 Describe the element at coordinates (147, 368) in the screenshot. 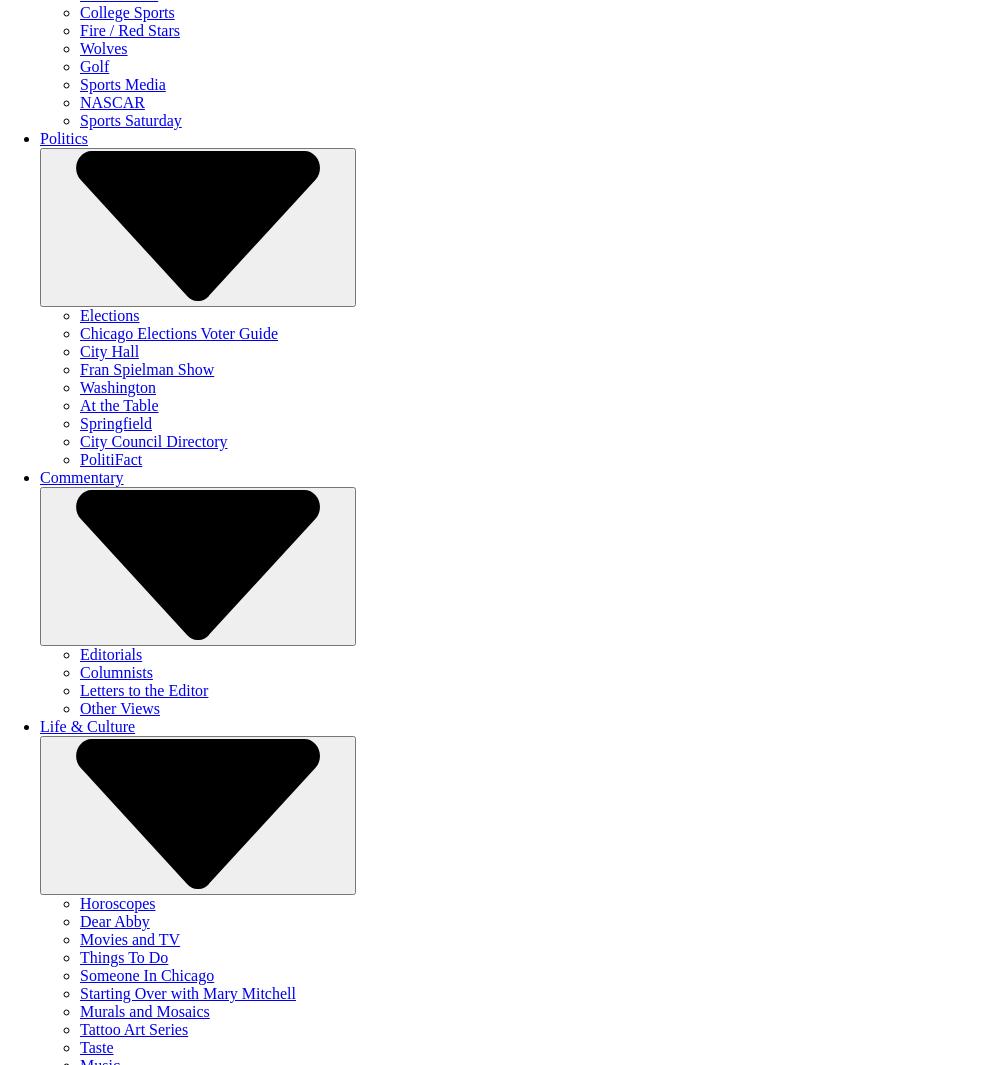

I see `'Fran Spielman Show'` at that location.